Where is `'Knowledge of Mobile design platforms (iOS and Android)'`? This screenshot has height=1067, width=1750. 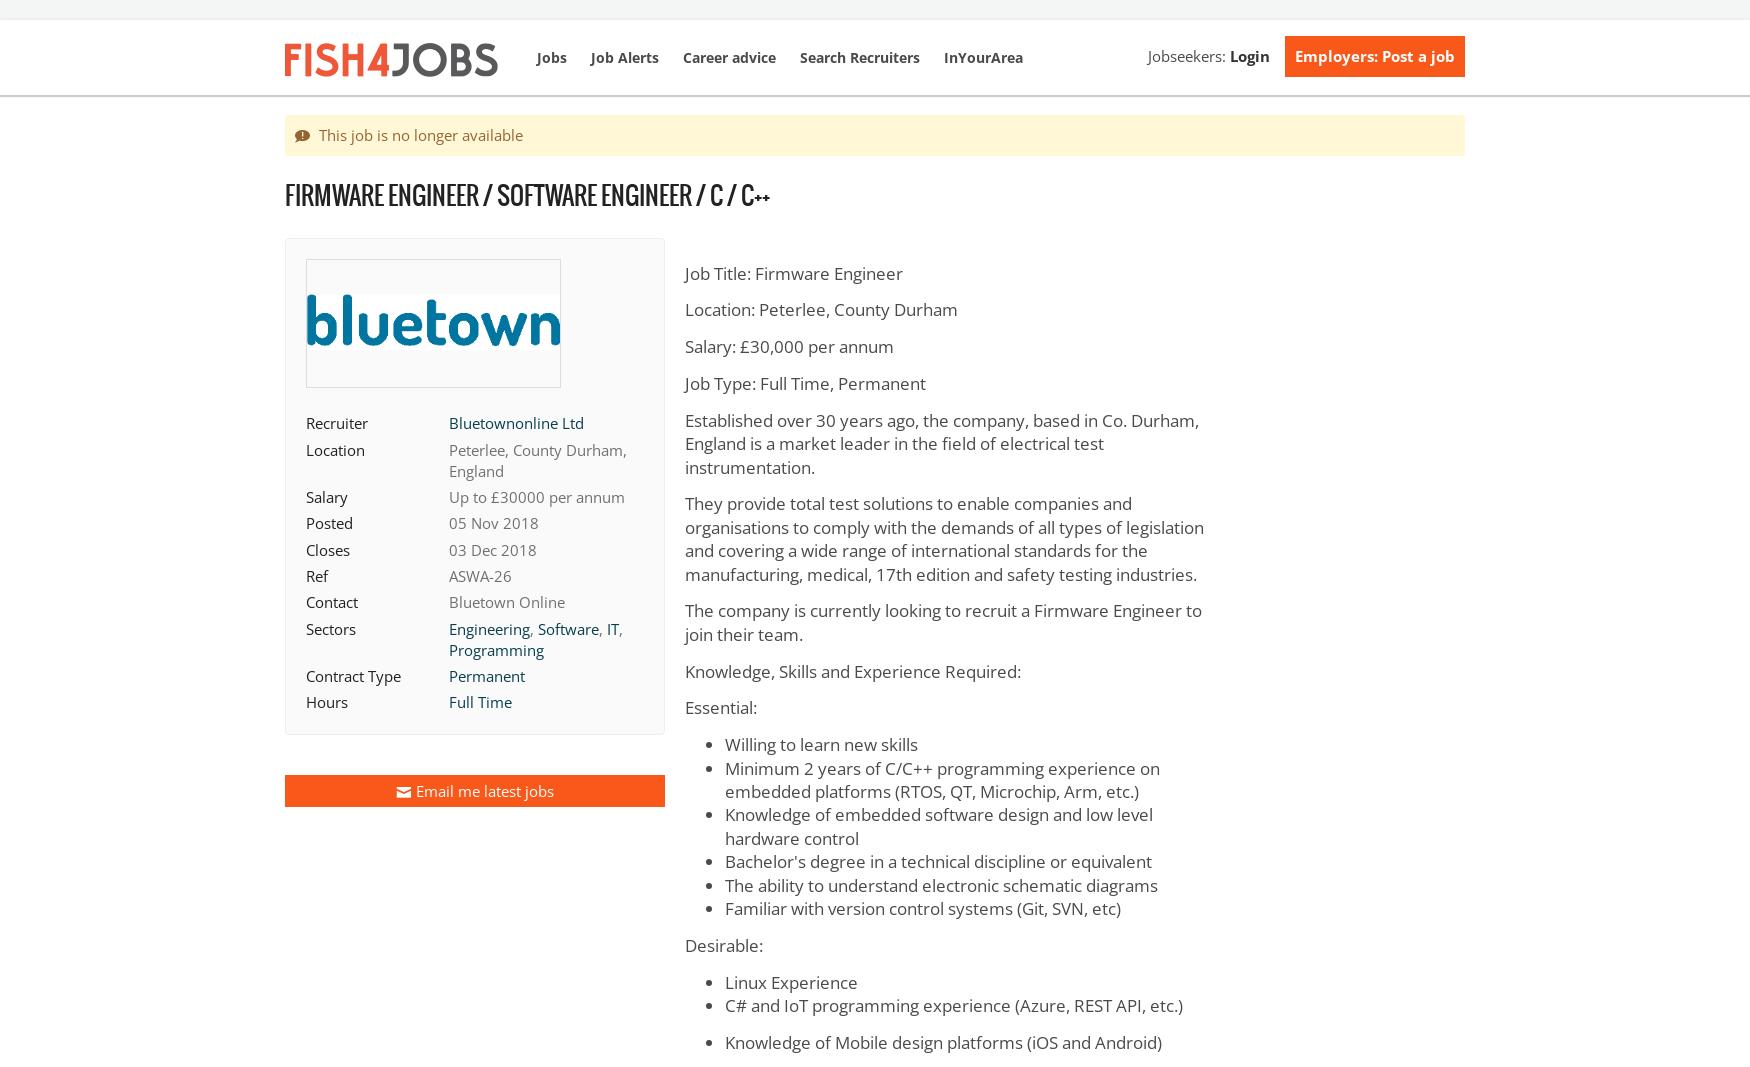
'Knowledge of Mobile design platforms (iOS and Android)' is located at coordinates (723, 1041).